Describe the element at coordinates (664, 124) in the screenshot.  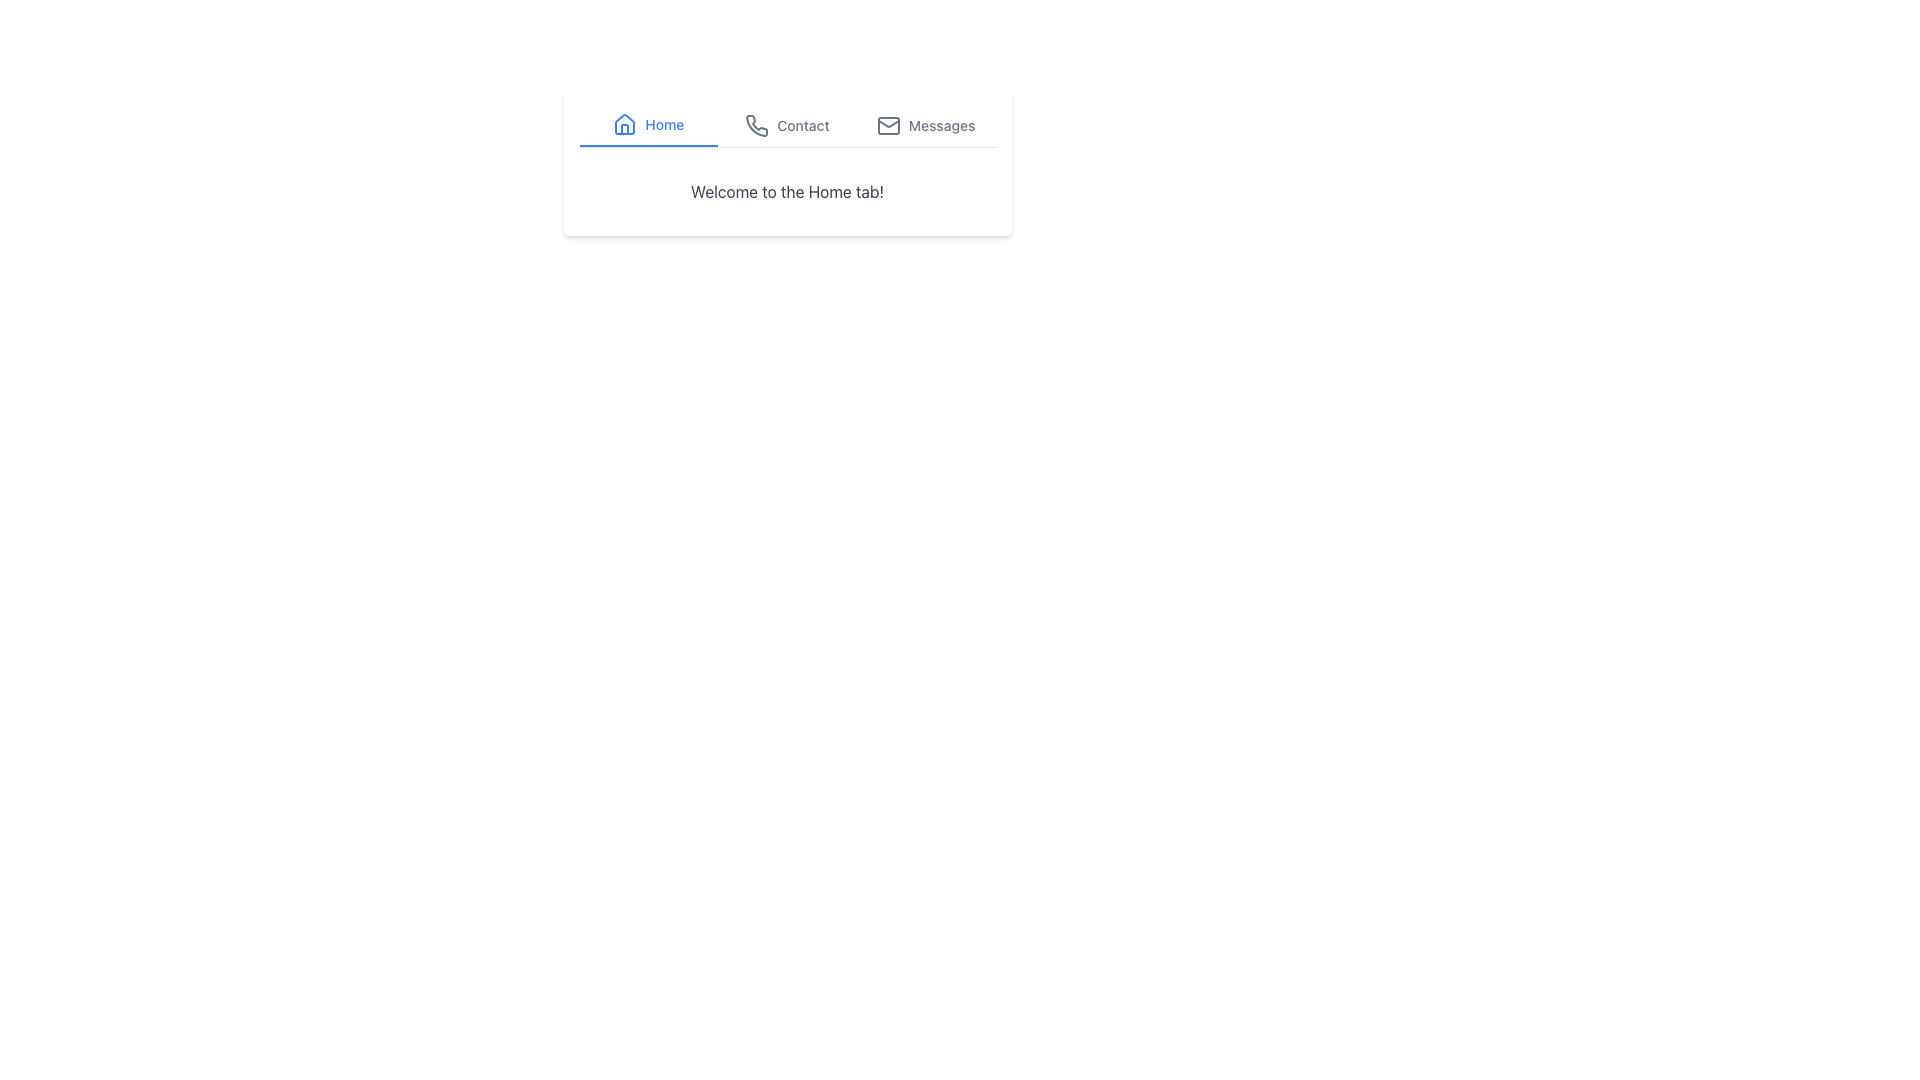
I see `the 'Home' text label in the navigation bar` at that location.